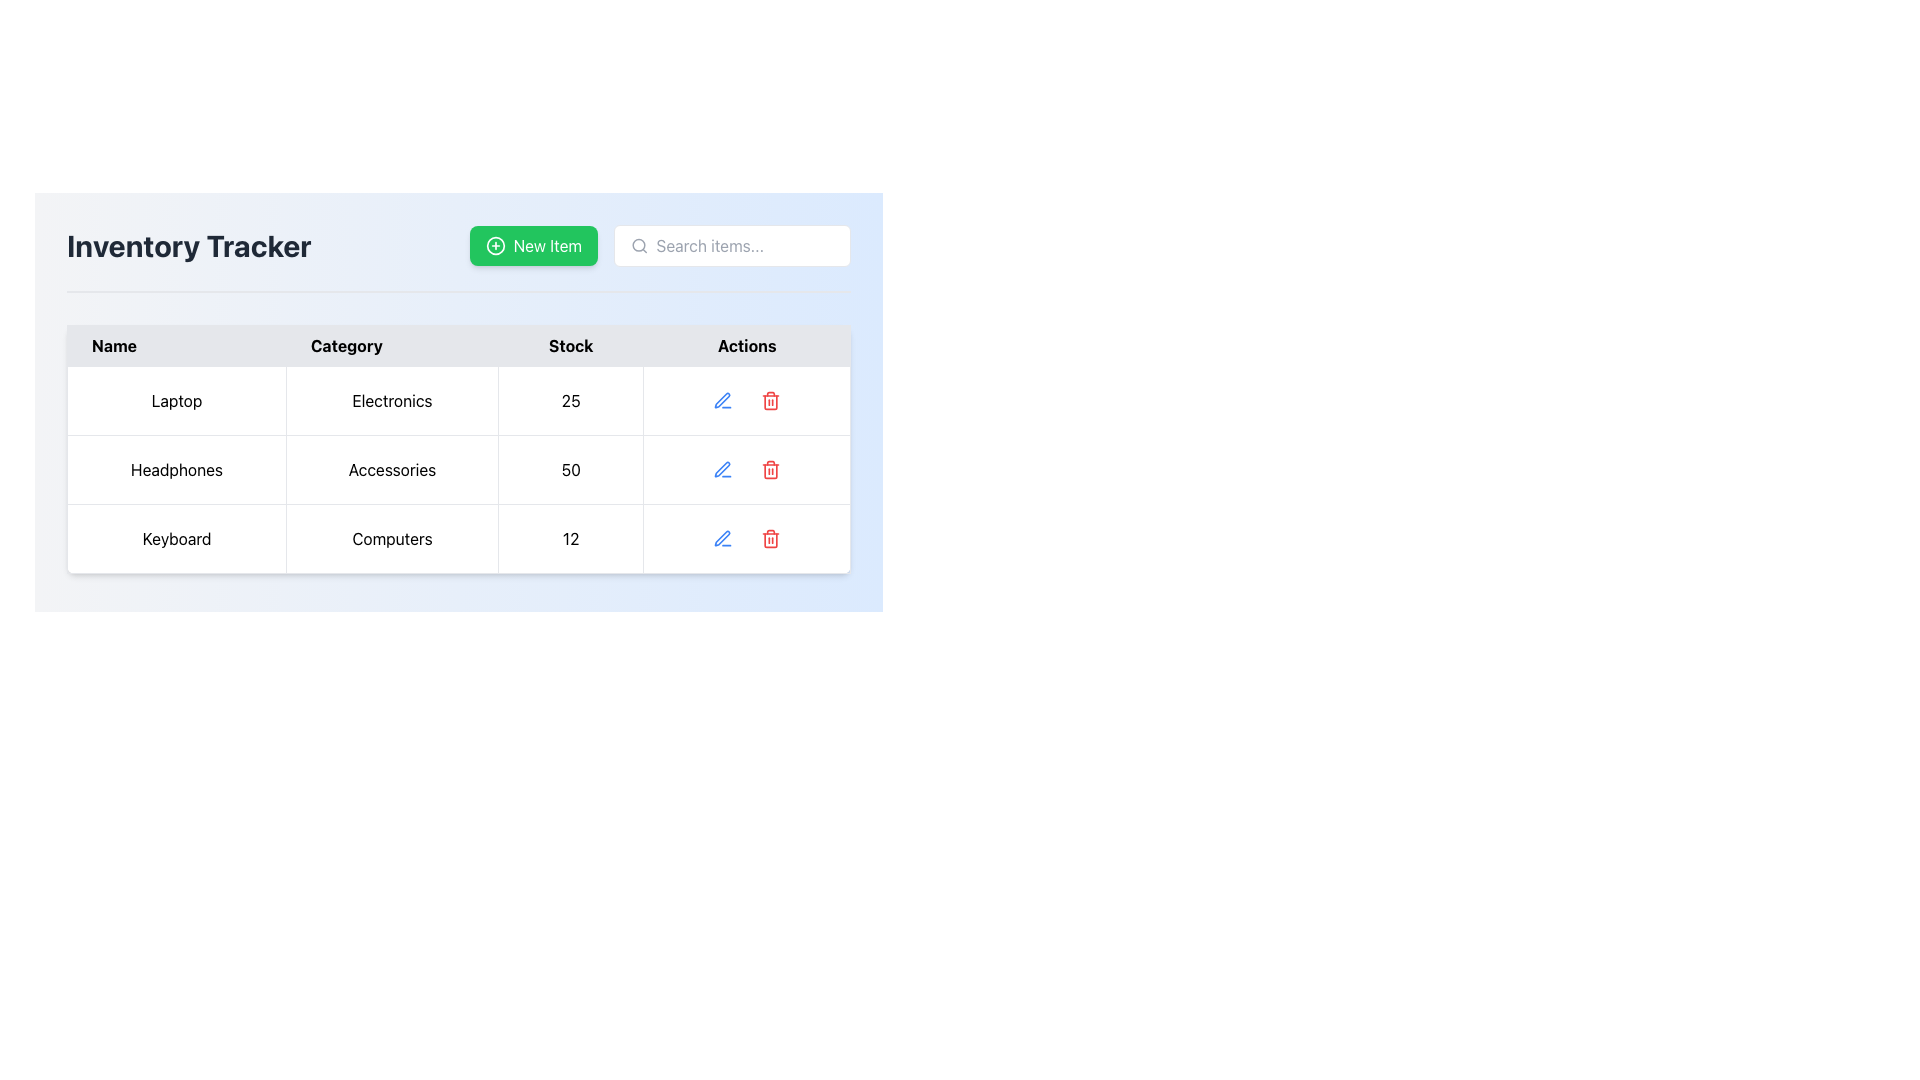 This screenshot has width=1920, height=1080. I want to click on the trash bin icon located in the second row of the actions column for deletion, so click(770, 402).